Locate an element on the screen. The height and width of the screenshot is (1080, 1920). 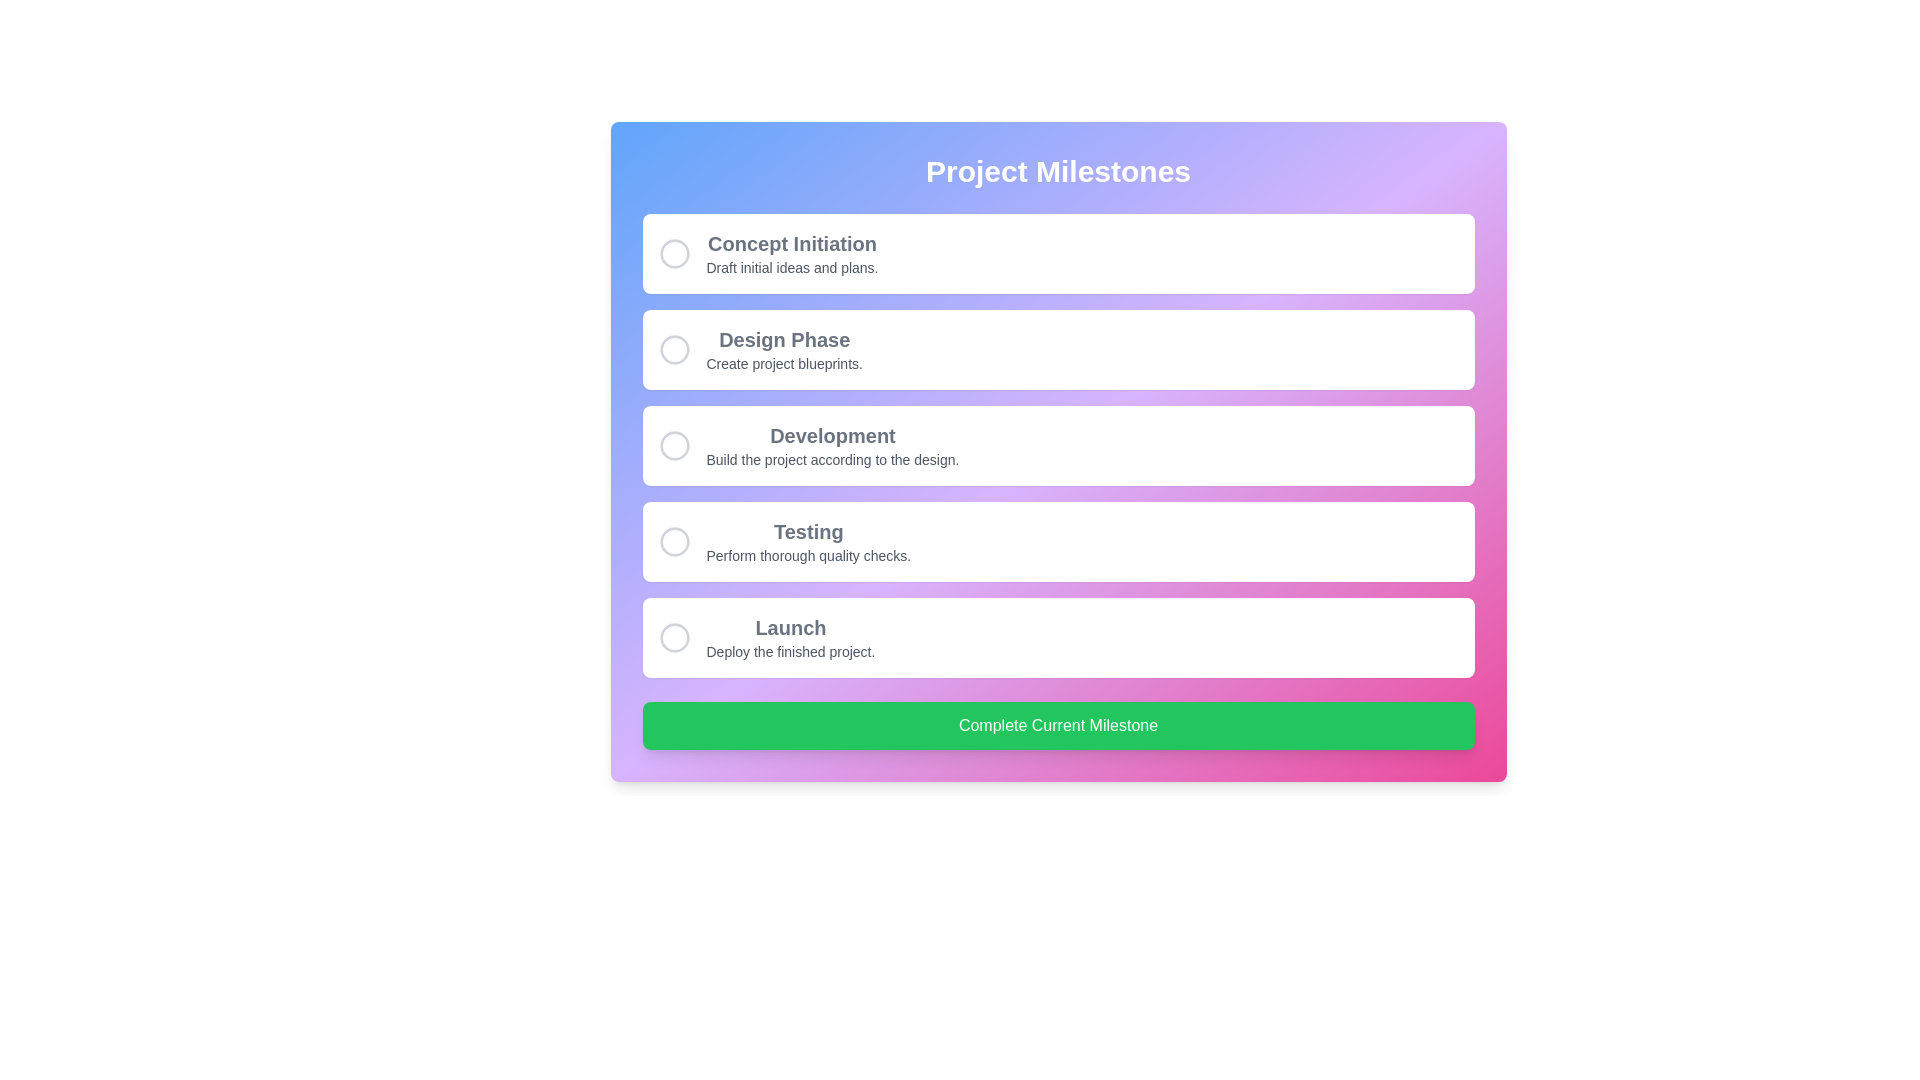
the circular decorative icon or progress indicator located to the left of the 'Design Phase' list item is located at coordinates (674, 349).